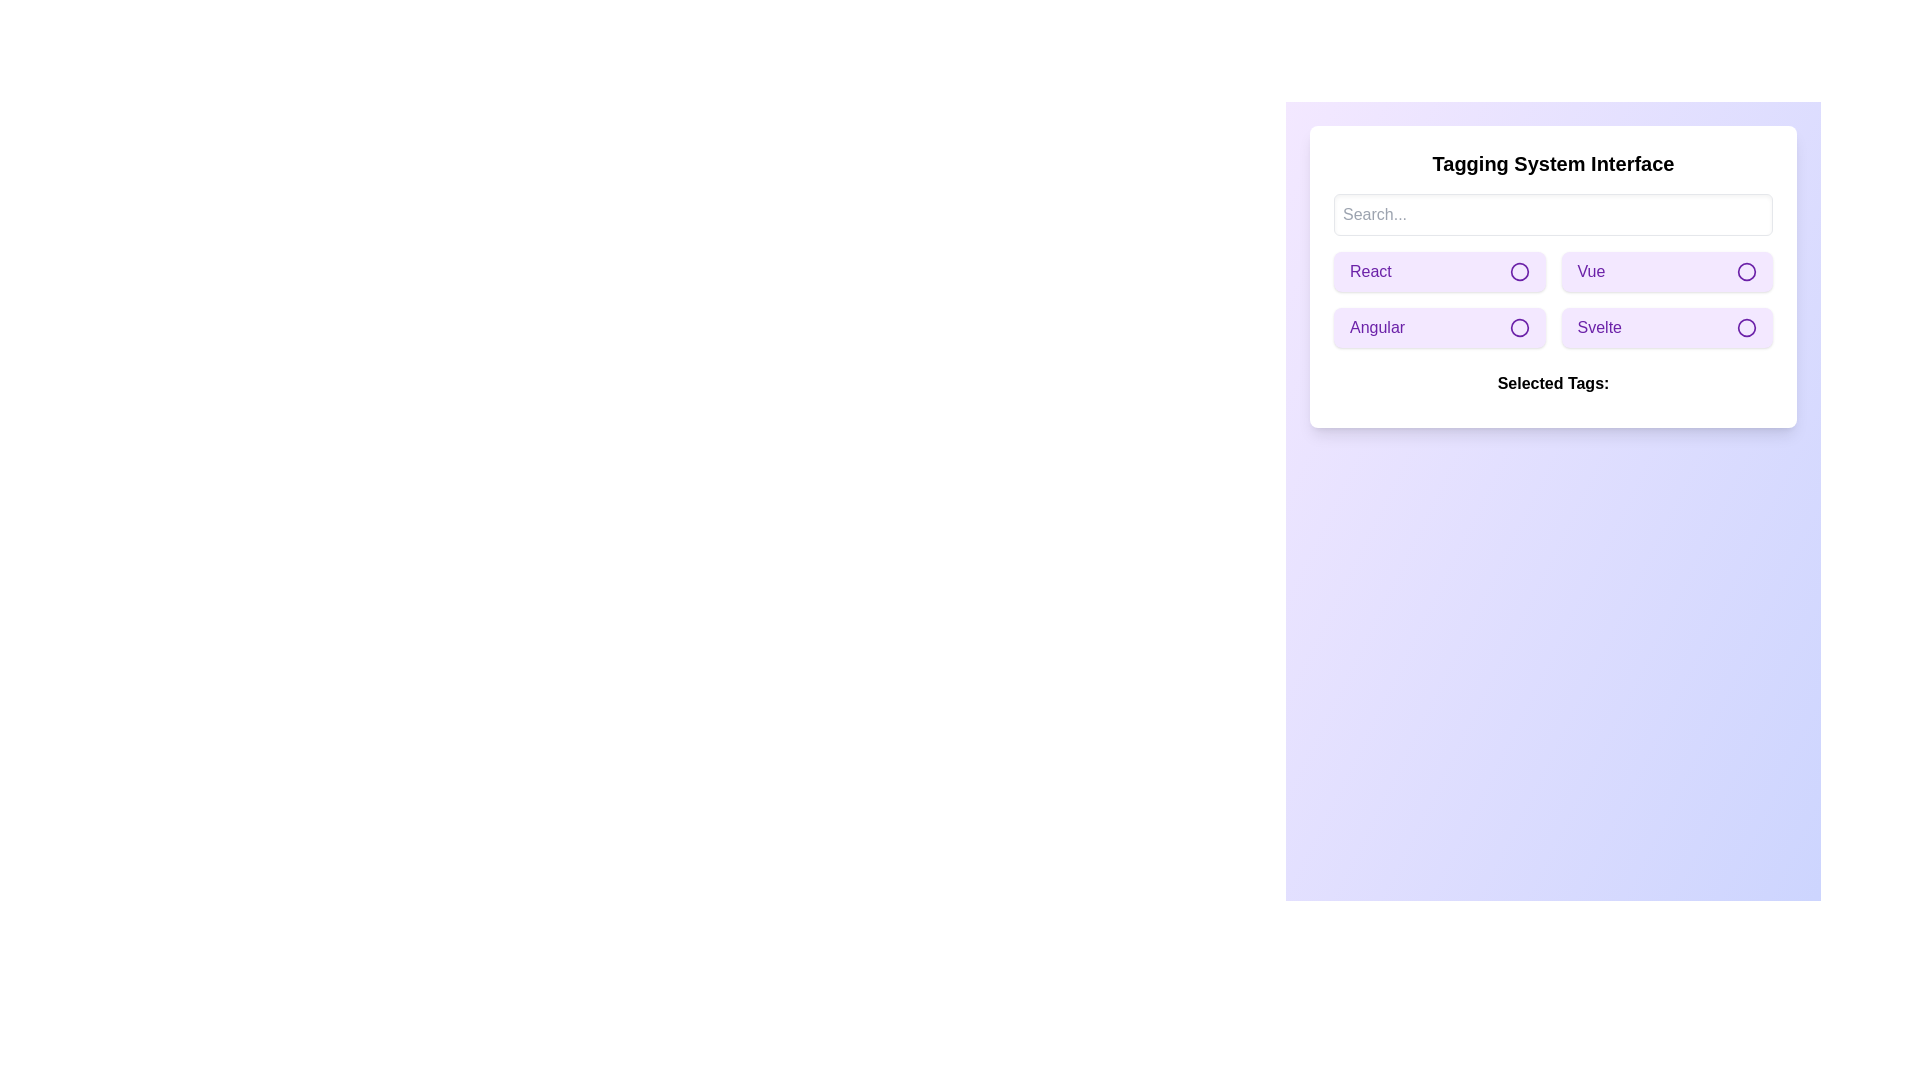 This screenshot has height=1080, width=1920. I want to click on the Radio button indicator circle on the left side of the 'React' label, so click(1519, 272).